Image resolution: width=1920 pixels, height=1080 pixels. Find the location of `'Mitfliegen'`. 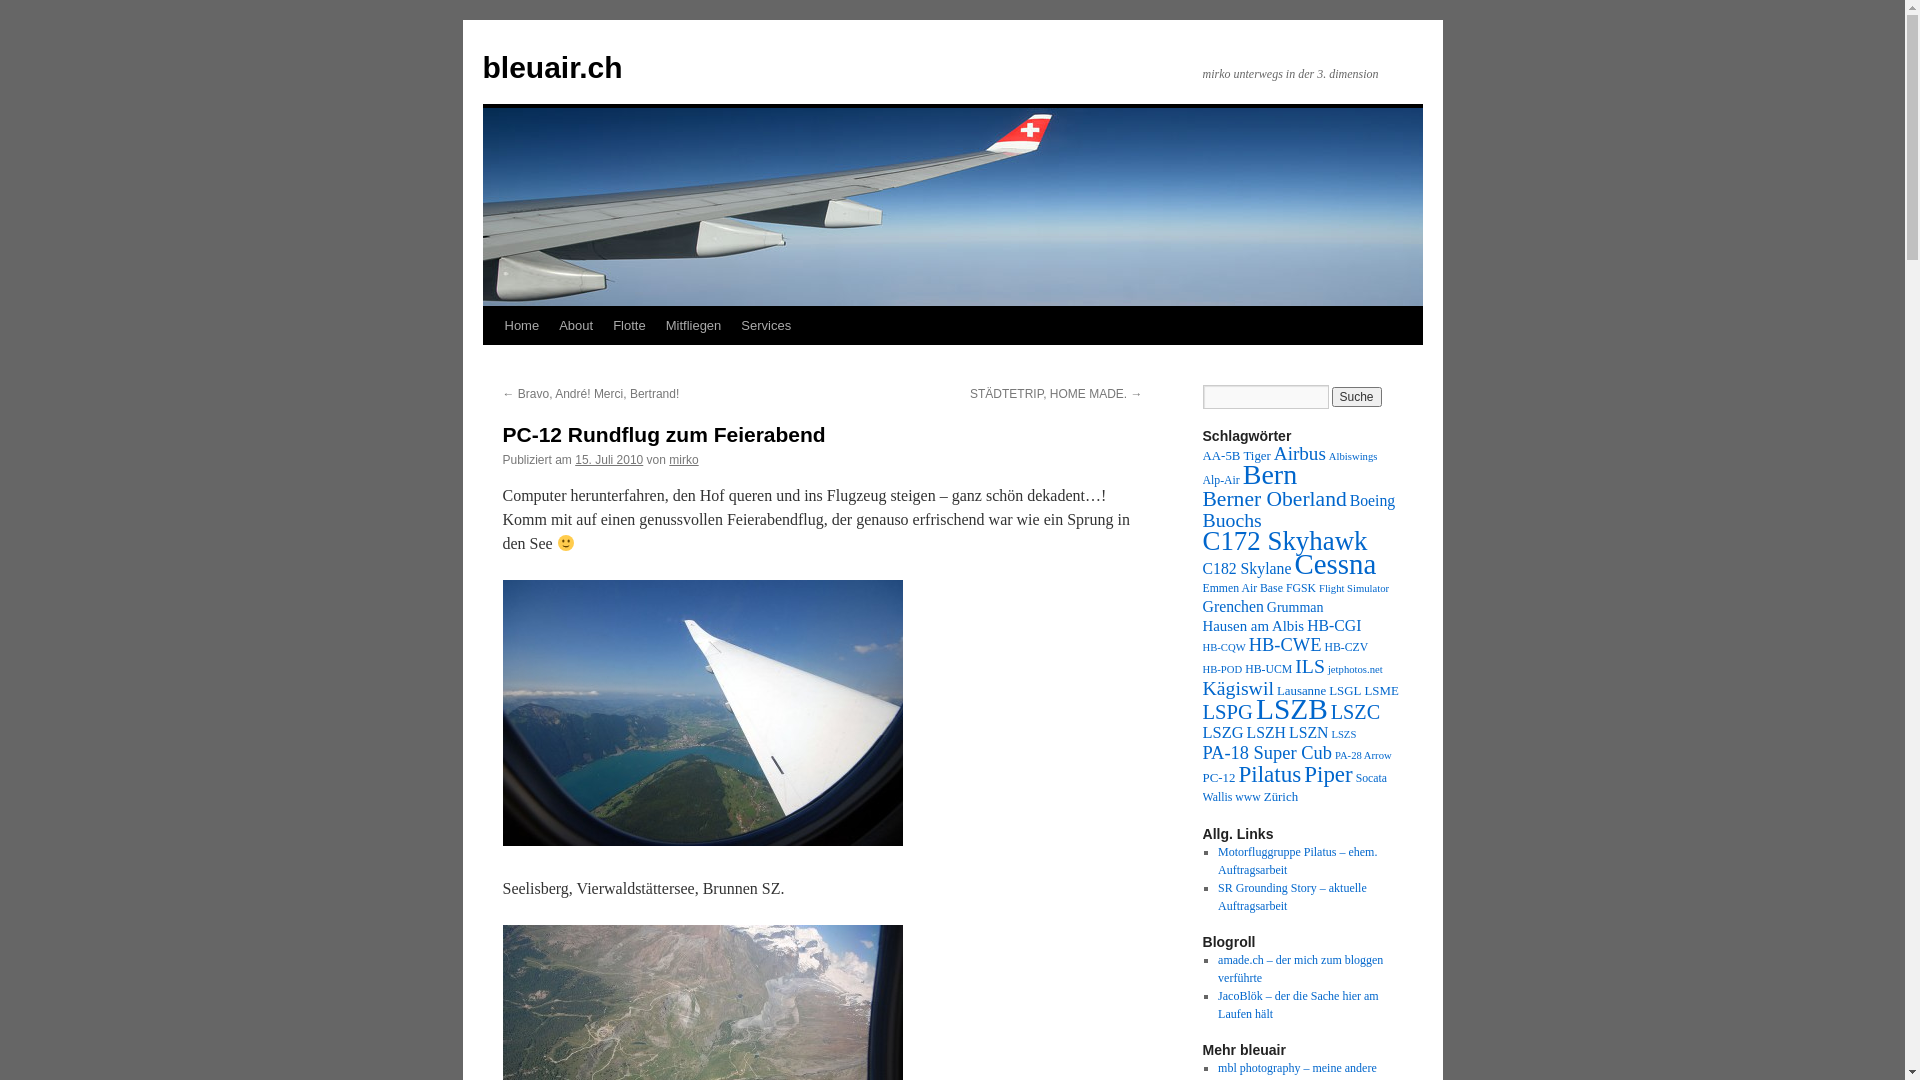

'Mitfliegen' is located at coordinates (694, 325).